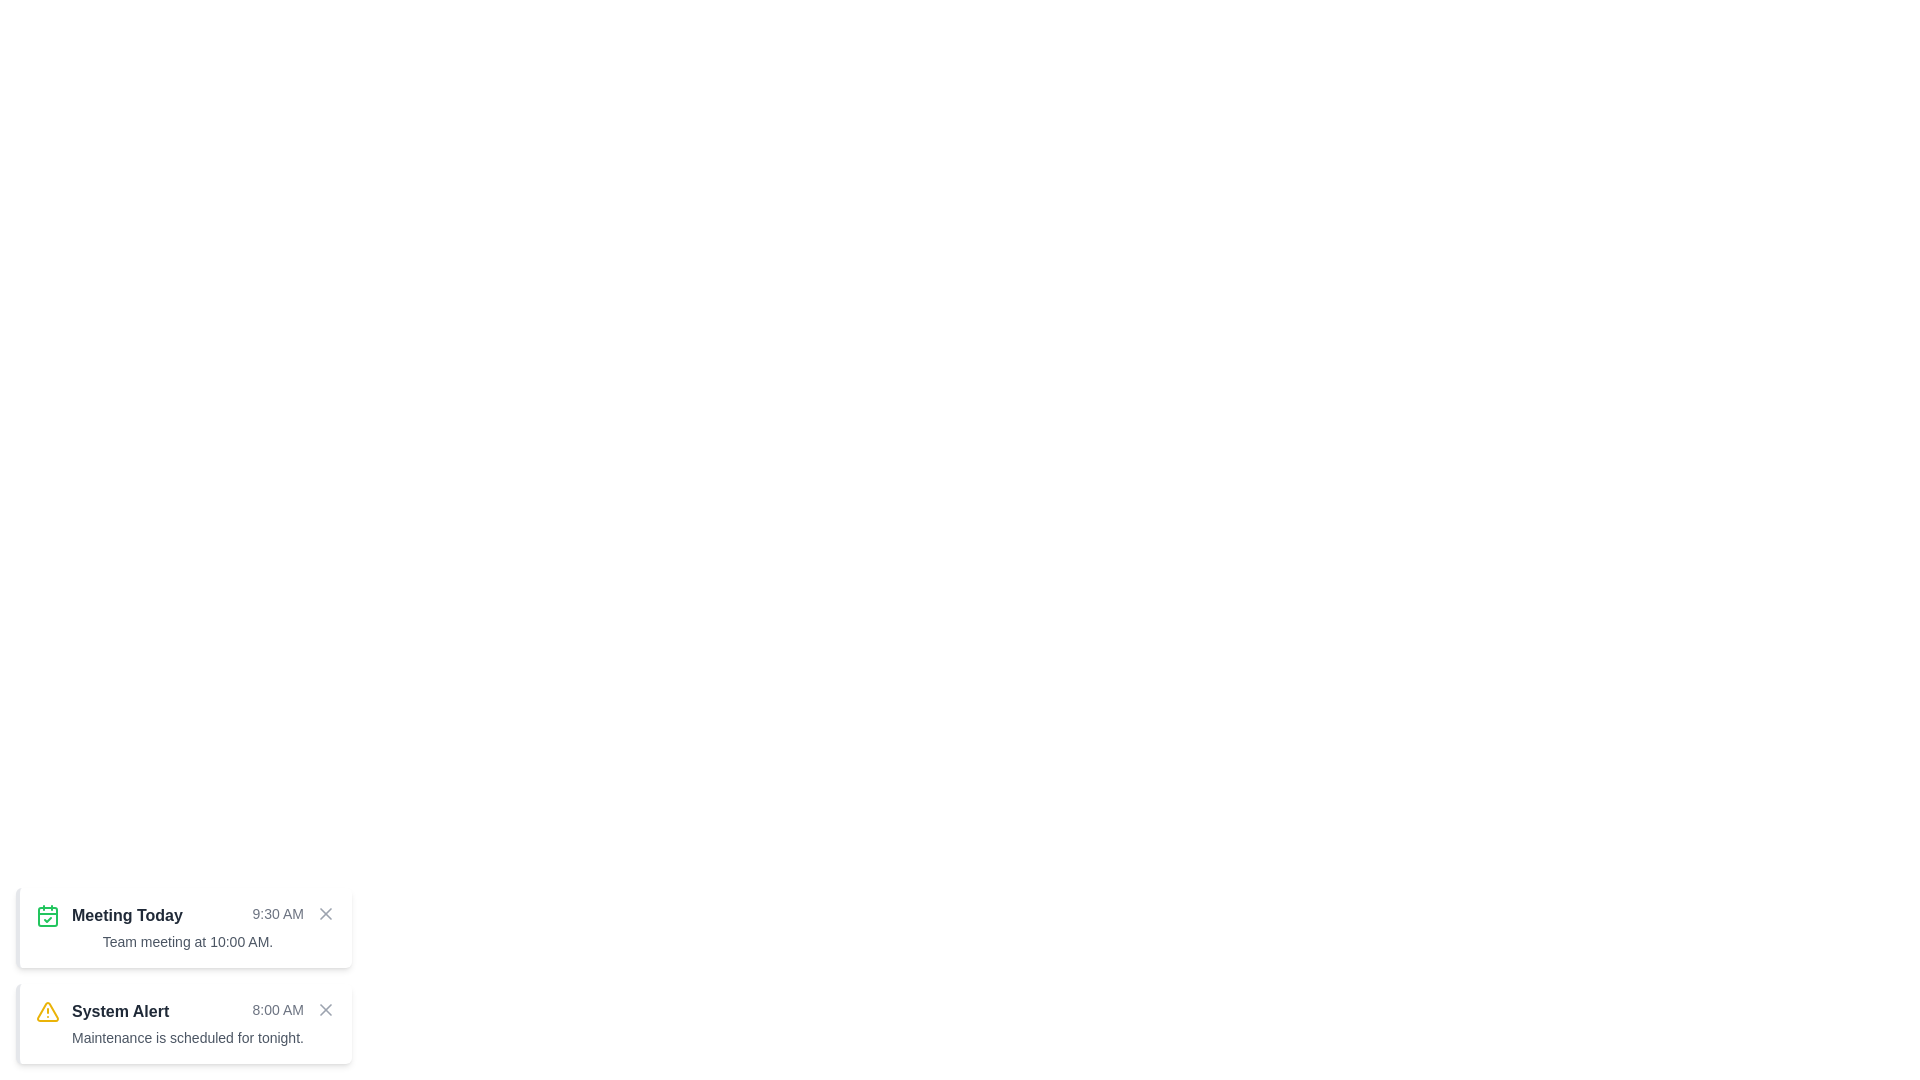 This screenshot has height=1080, width=1920. I want to click on the gray 'X' icon button located at the top-right corner of the 'Meeting Today' notification card, so click(326, 914).